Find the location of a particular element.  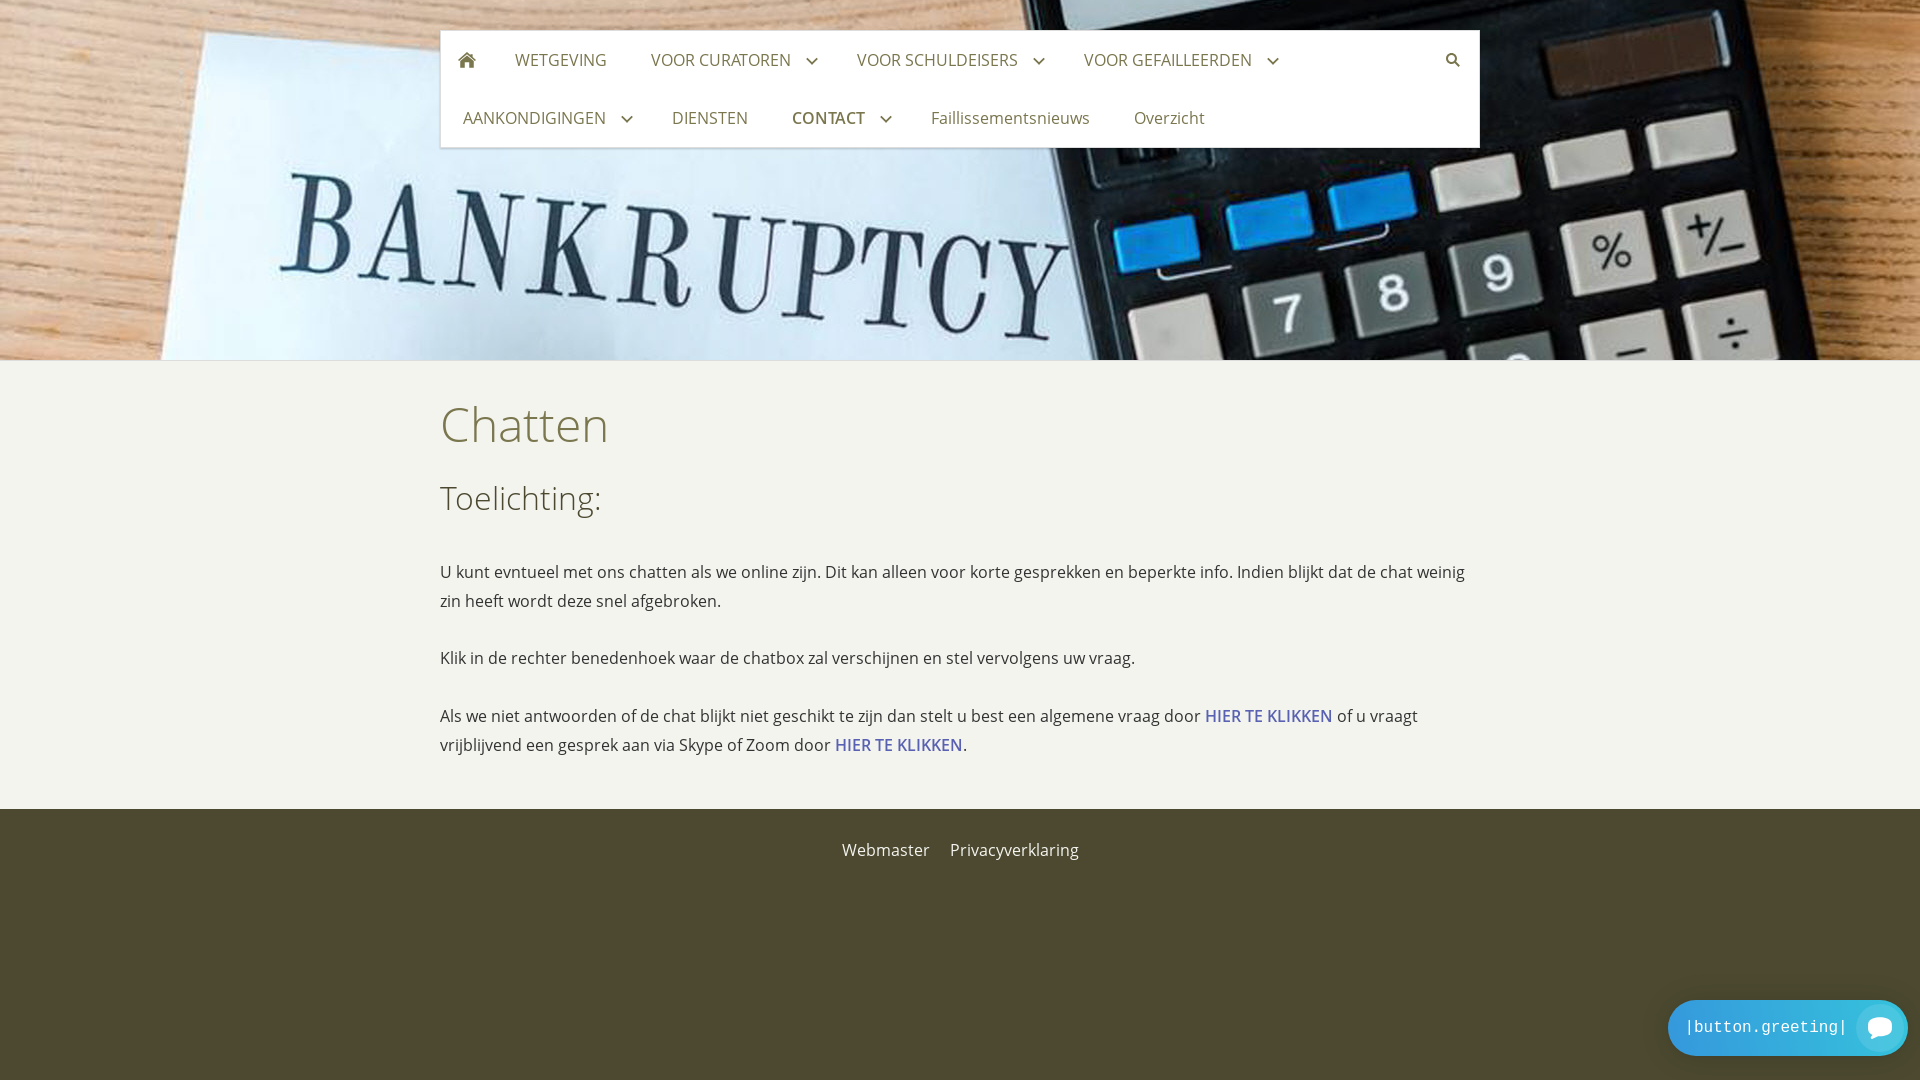

'VOOR CURATOREN' is located at coordinates (627, 59).